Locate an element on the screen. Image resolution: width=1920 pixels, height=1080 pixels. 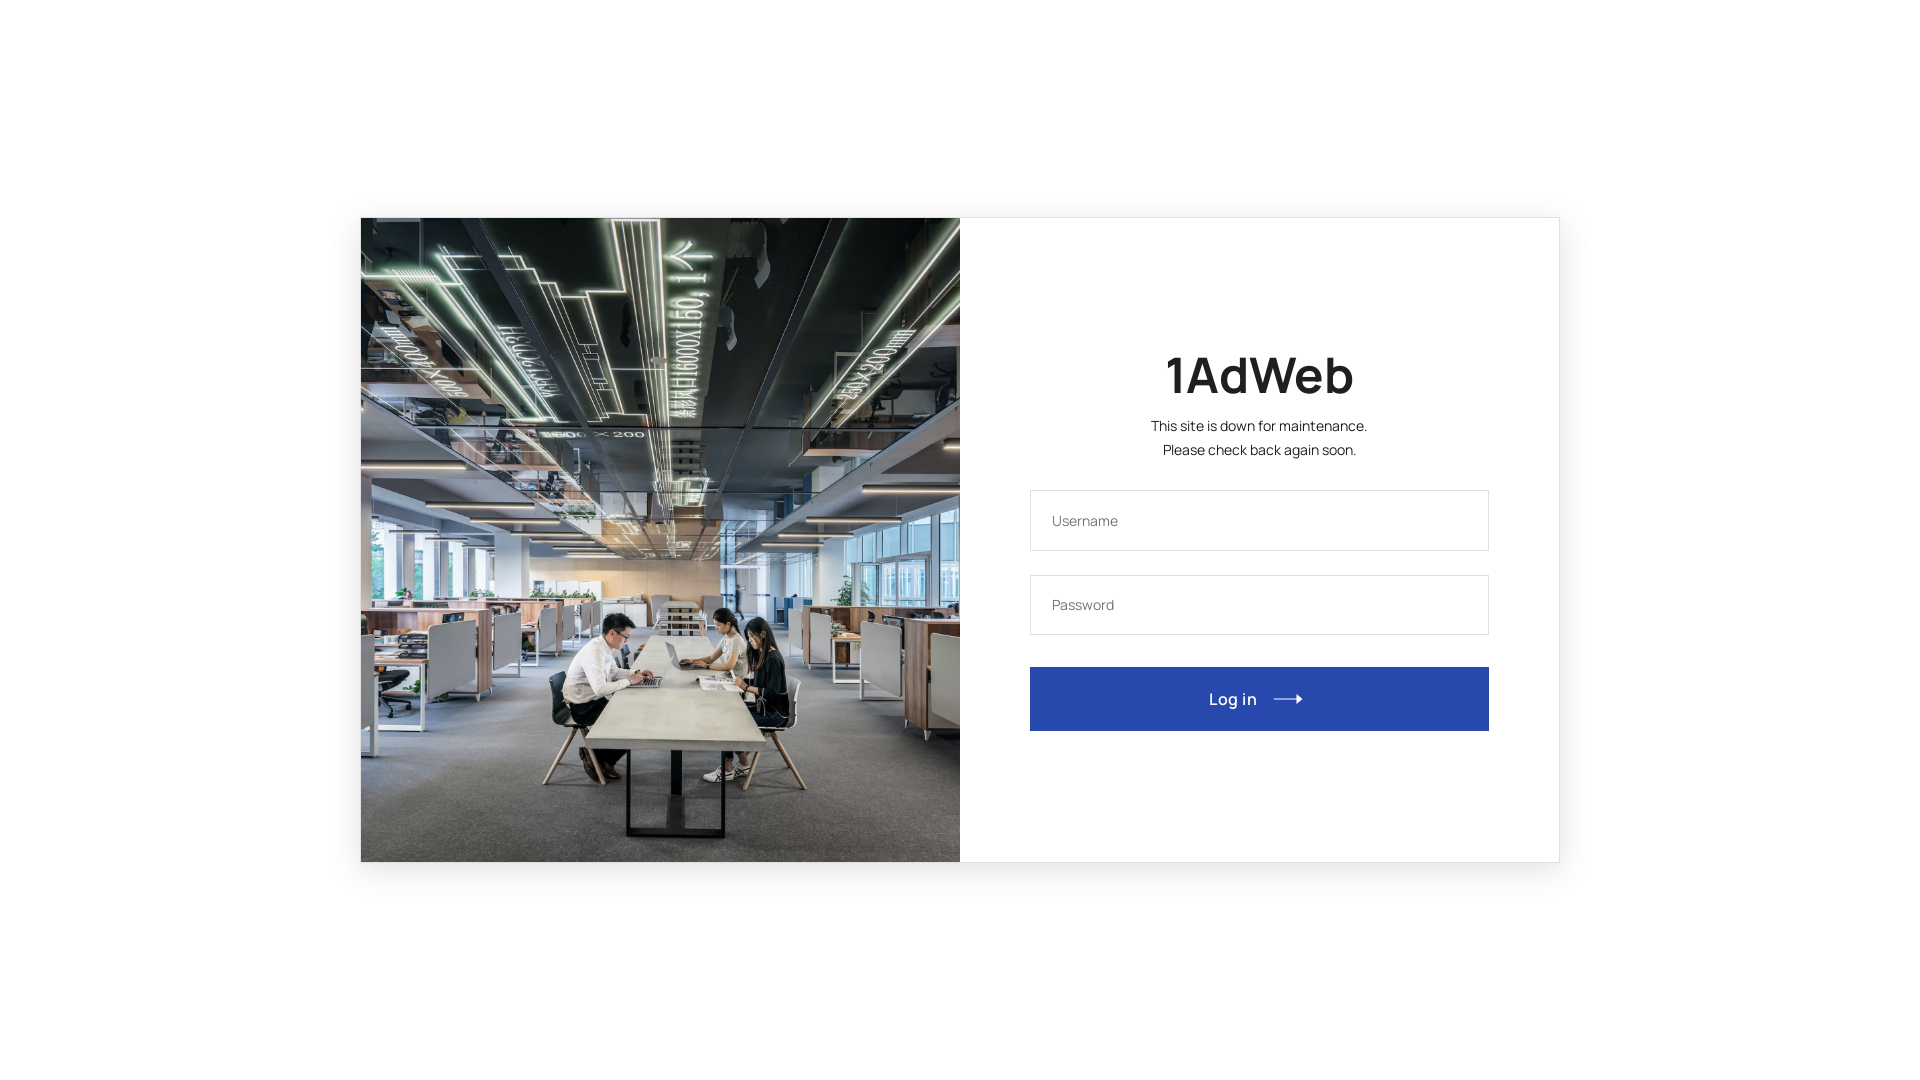
'Log in' is located at coordinates (1258, 697).